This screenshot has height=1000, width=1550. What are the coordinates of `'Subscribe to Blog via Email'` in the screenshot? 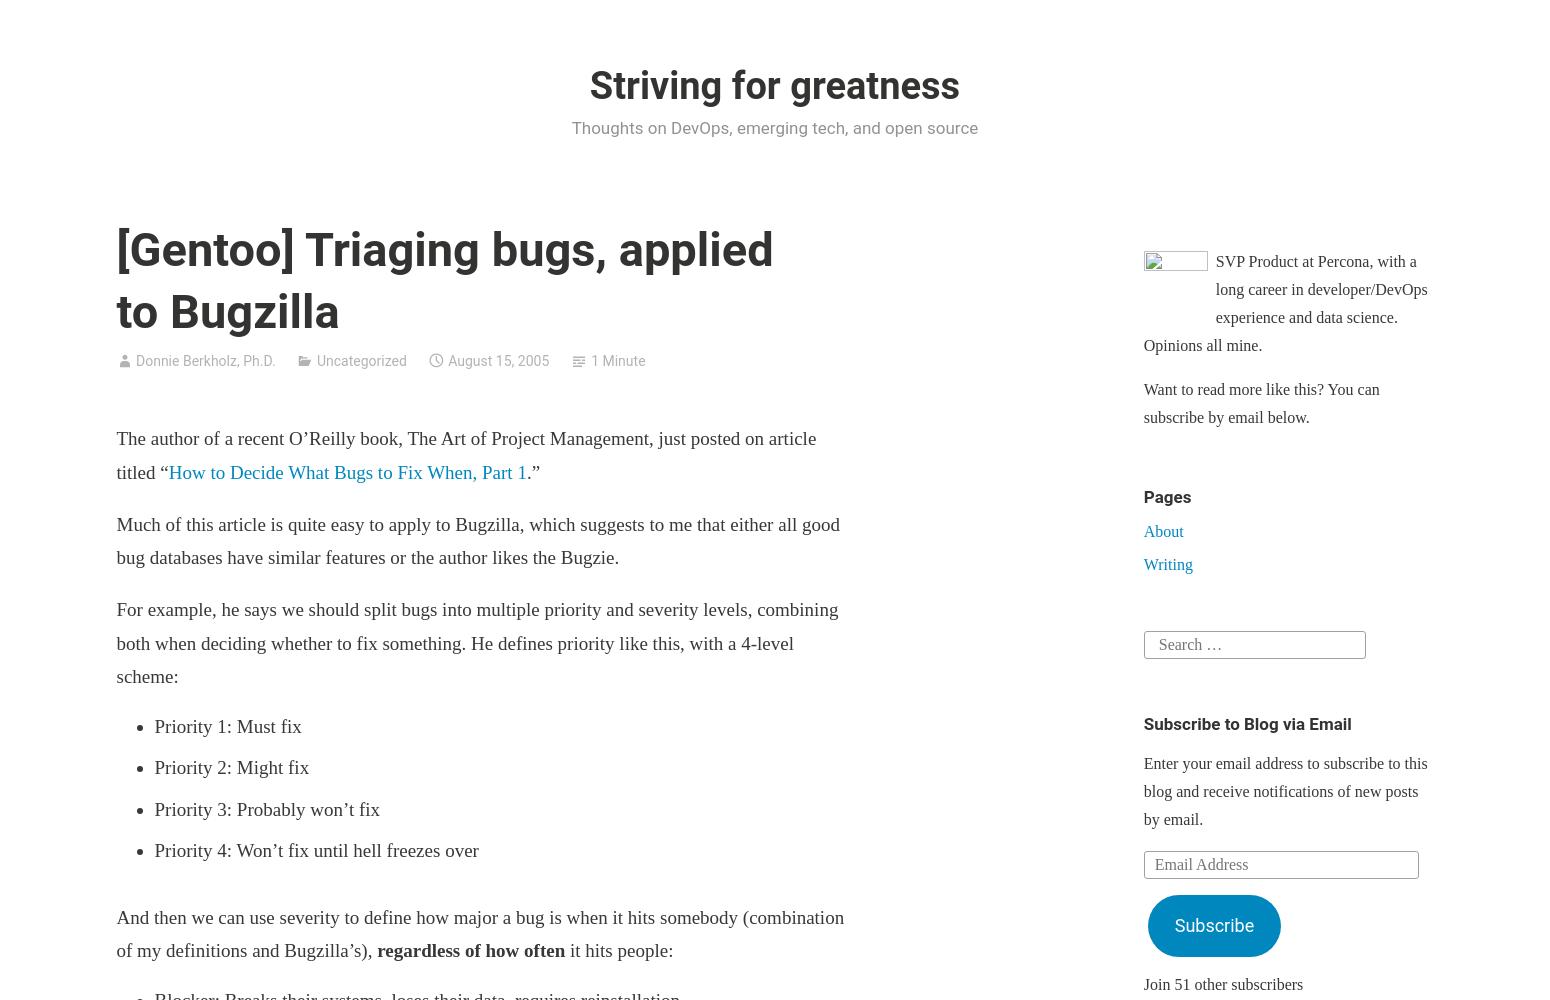 It's located at (1245, 723).